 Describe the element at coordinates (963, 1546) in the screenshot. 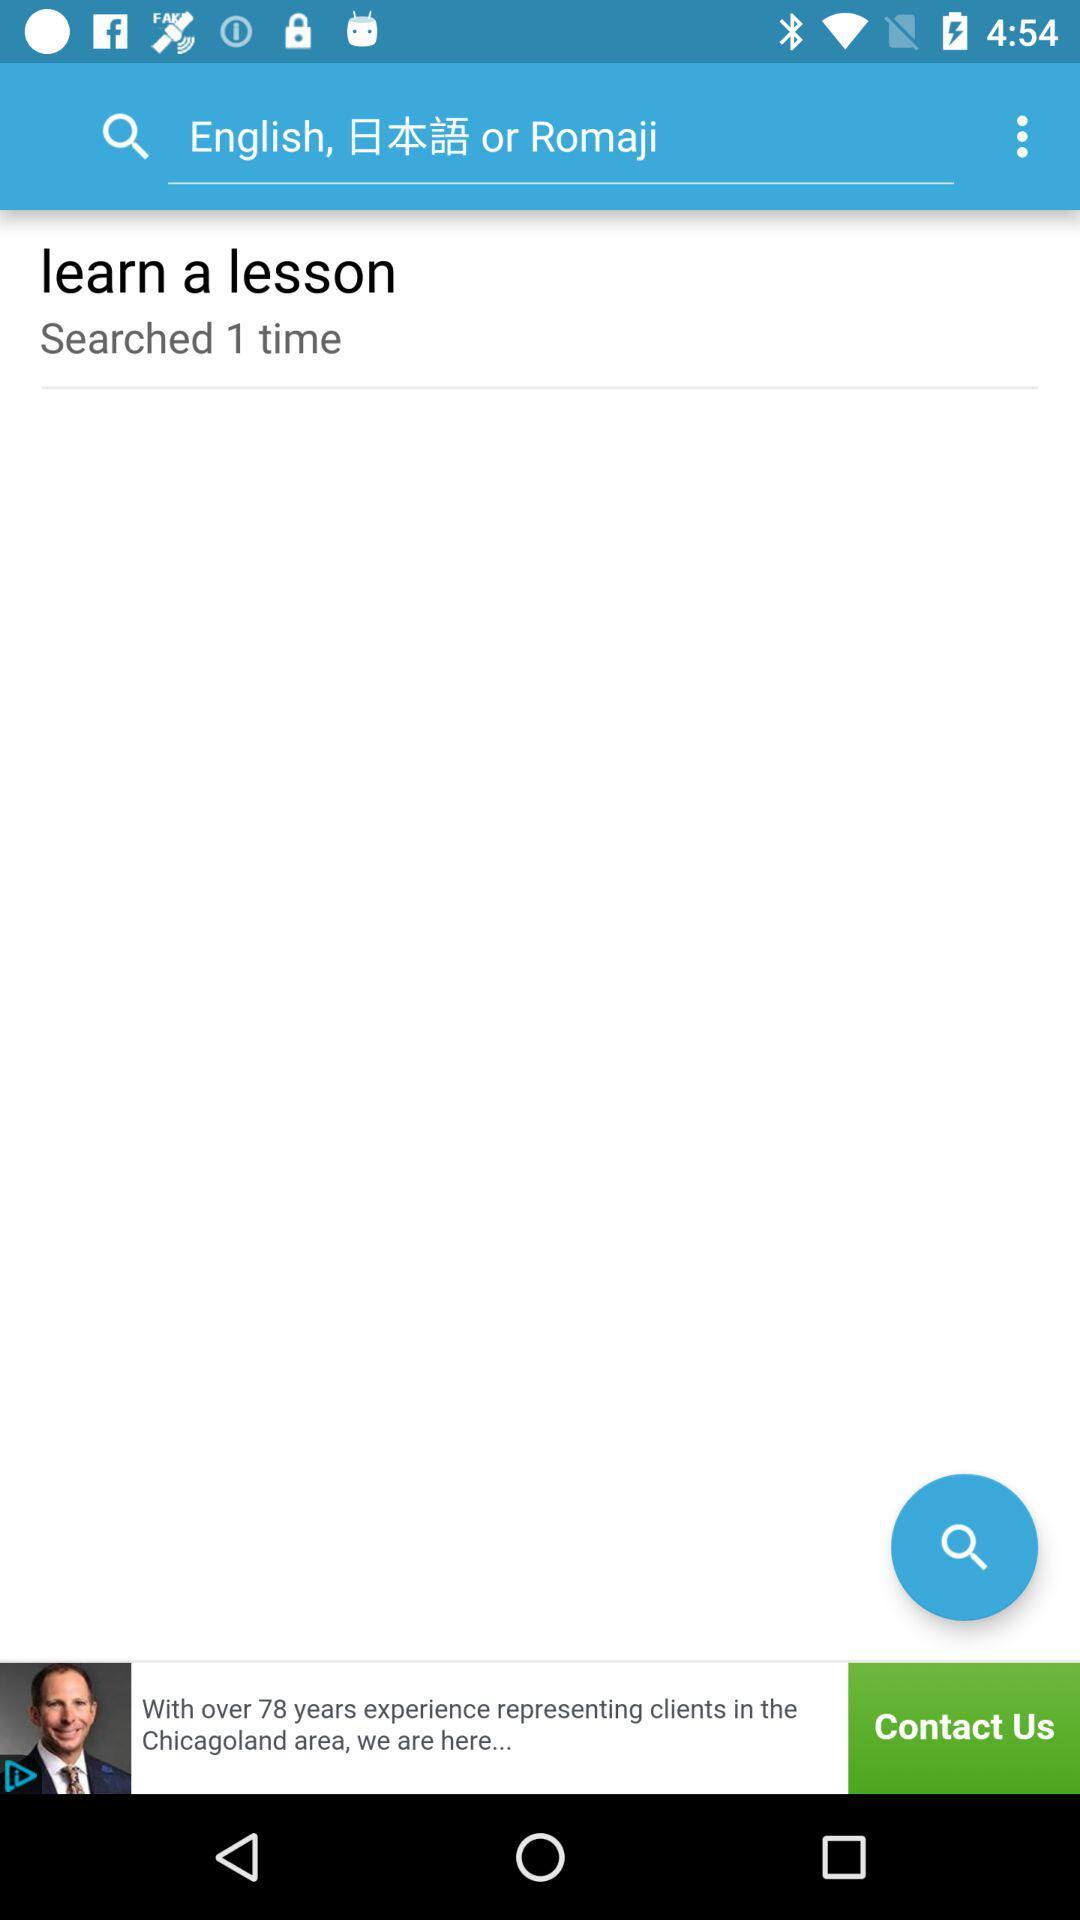

I see `the icon at the bottom right corner` at that location.